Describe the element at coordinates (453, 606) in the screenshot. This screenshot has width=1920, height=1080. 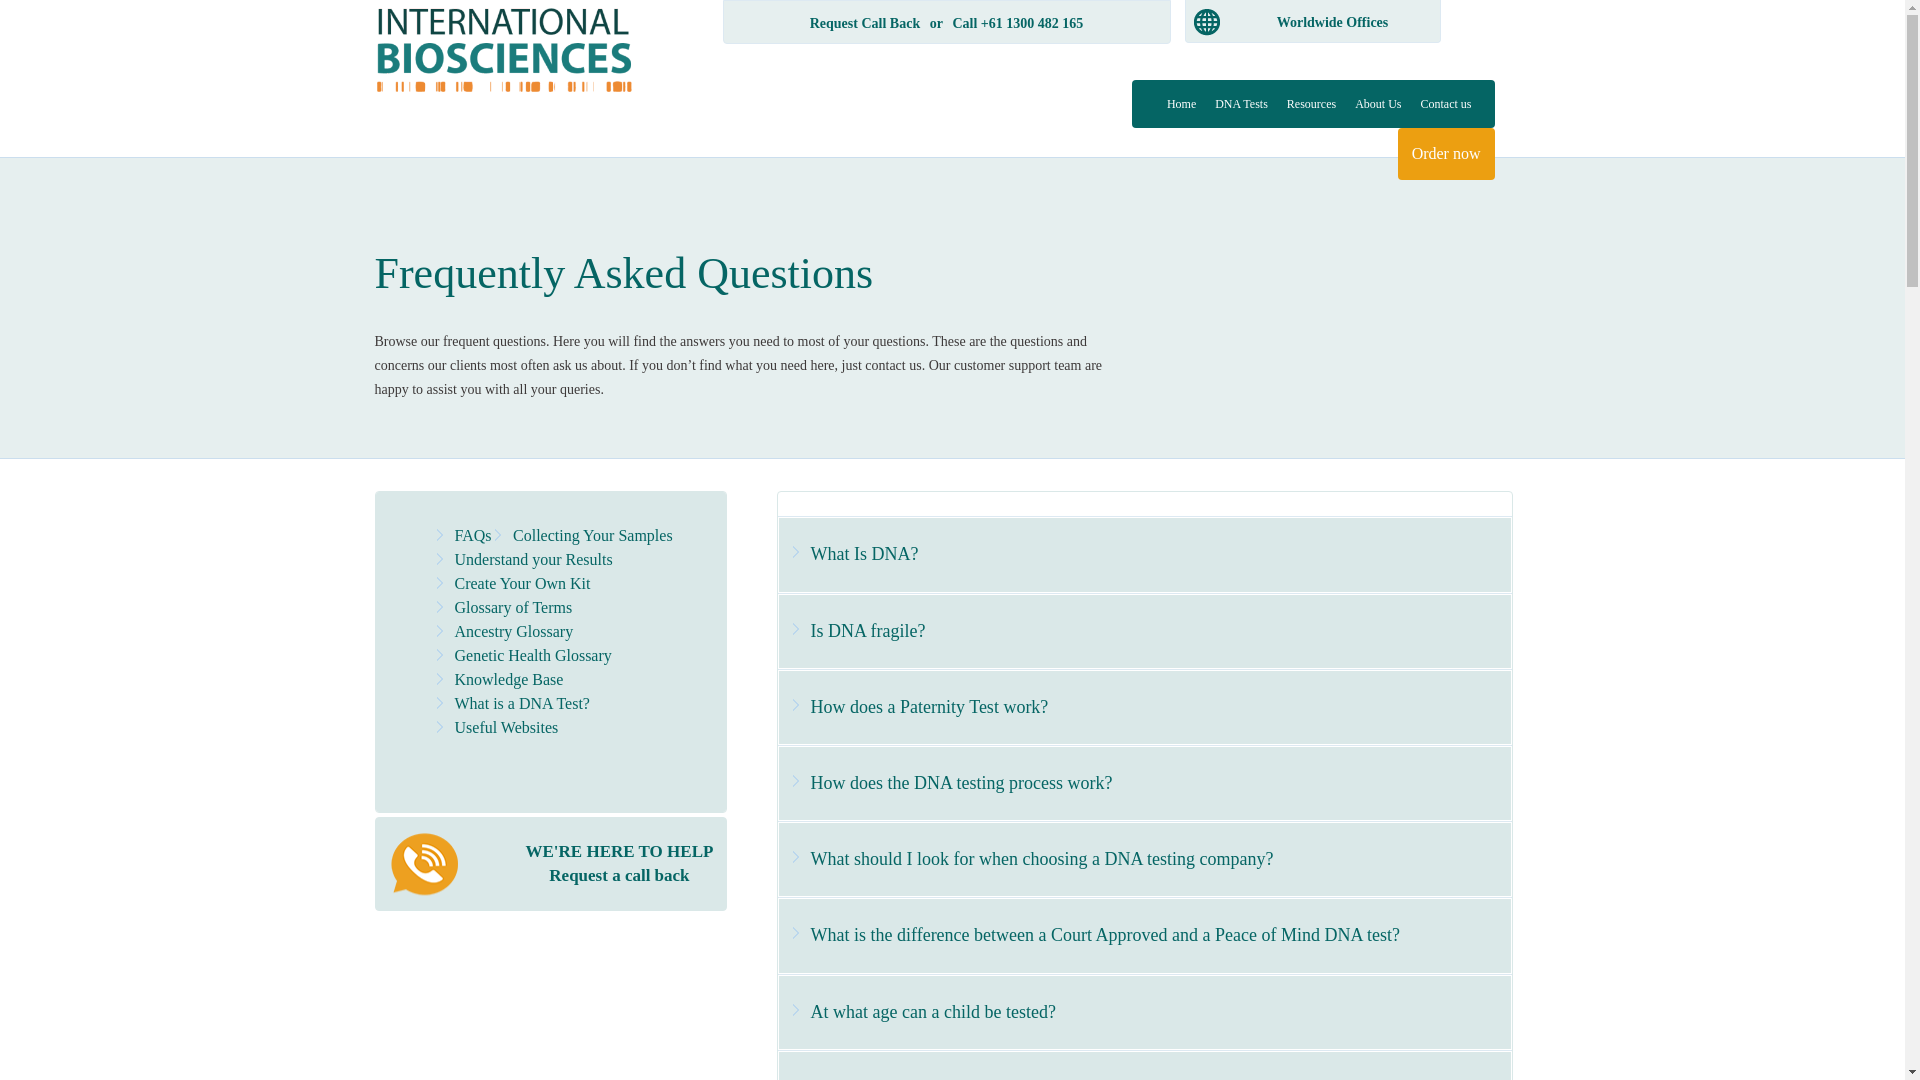
I see `'Glossary of Terms'` at that location.